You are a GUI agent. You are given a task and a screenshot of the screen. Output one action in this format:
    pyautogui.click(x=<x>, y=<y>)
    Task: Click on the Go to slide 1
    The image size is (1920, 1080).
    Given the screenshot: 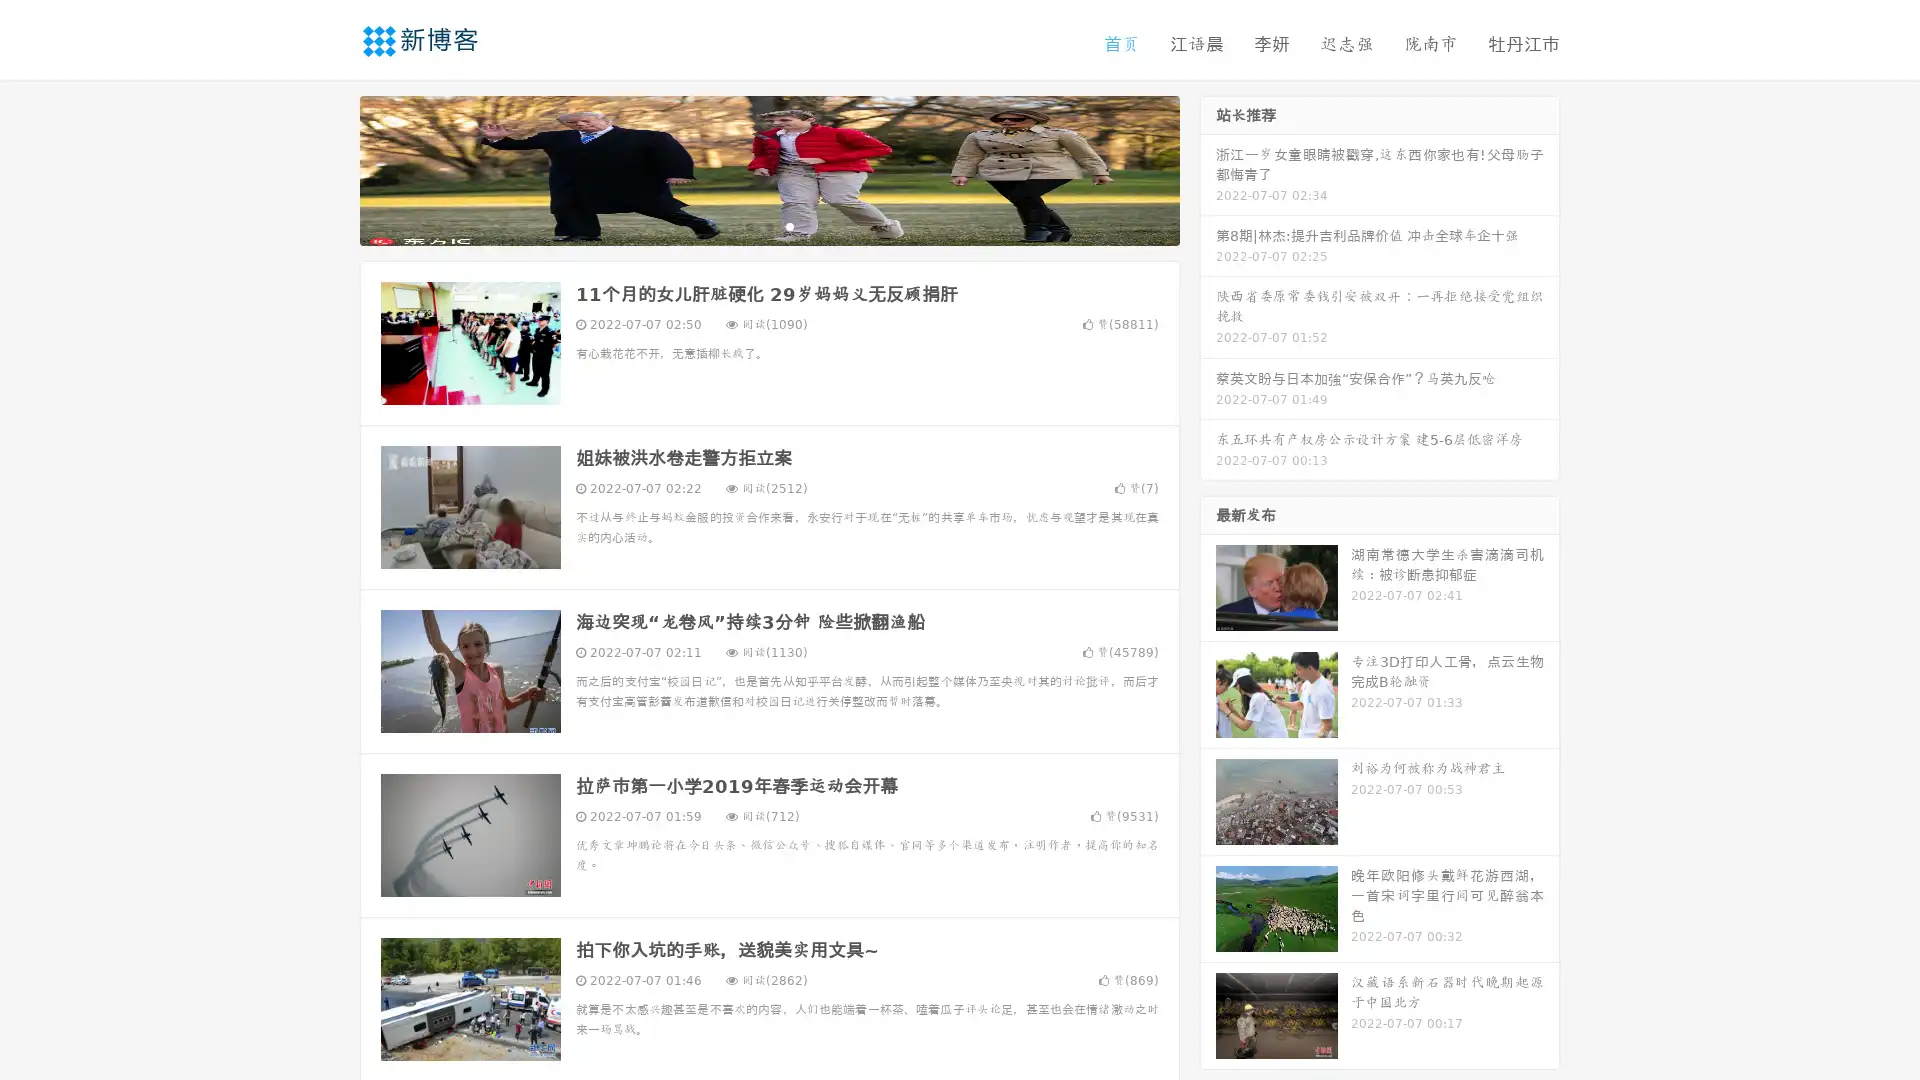 What is the action you would take?
    pyautogui.click(x=748, y=225)
    